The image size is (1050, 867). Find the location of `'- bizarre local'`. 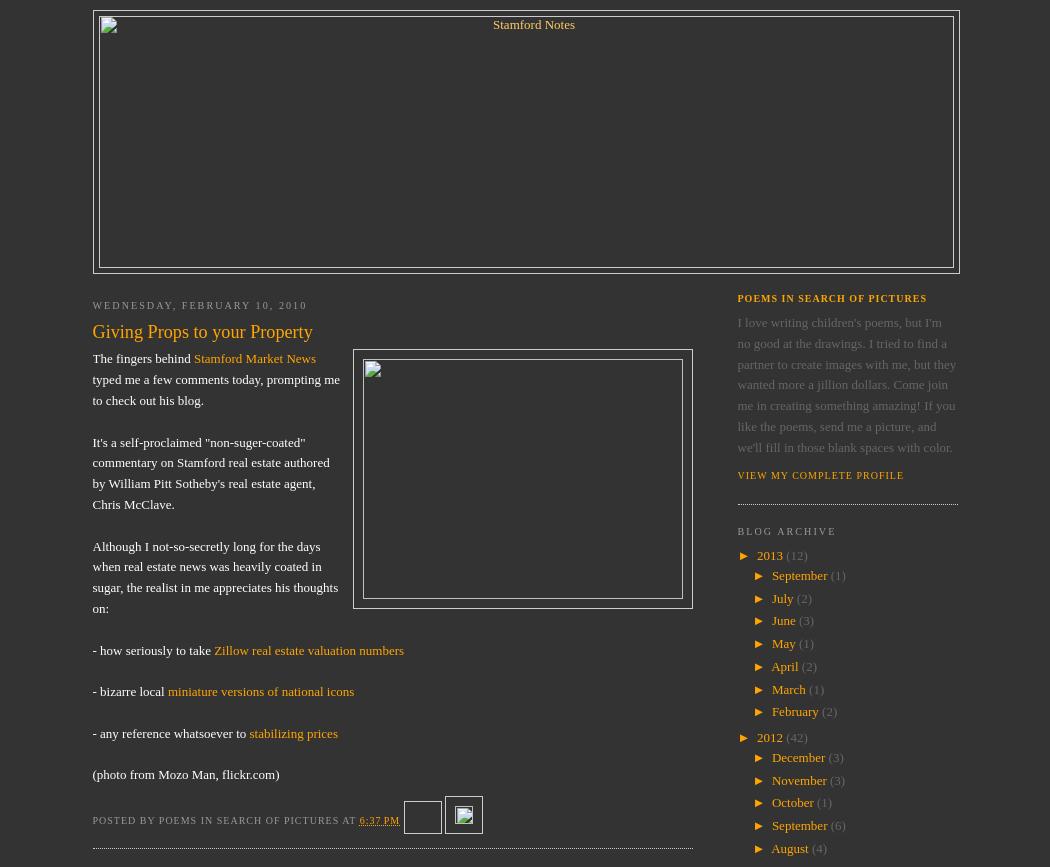

'- bizarre local' is located at coordinates (91, 690).